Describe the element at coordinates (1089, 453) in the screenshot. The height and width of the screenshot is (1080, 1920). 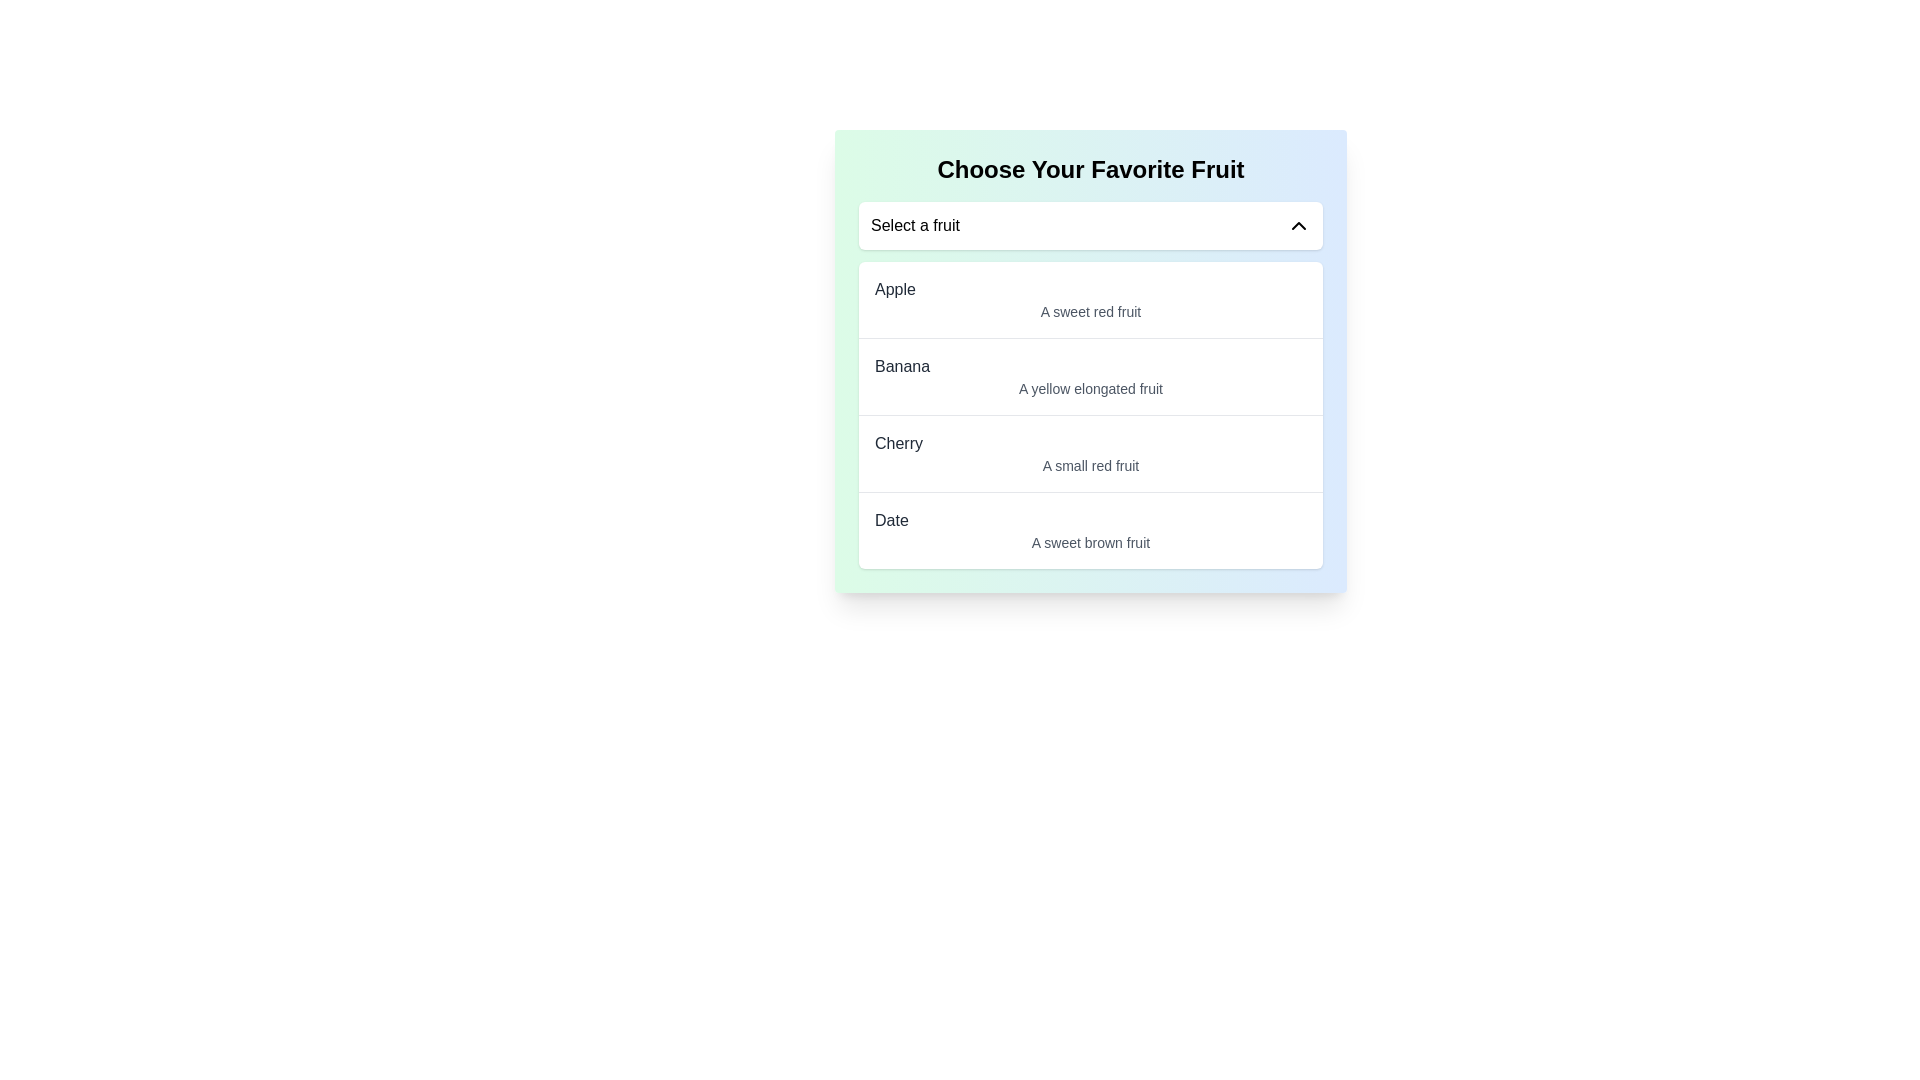
I see `the third item in the dropdown menu, which is 'Cherry'` at that location.